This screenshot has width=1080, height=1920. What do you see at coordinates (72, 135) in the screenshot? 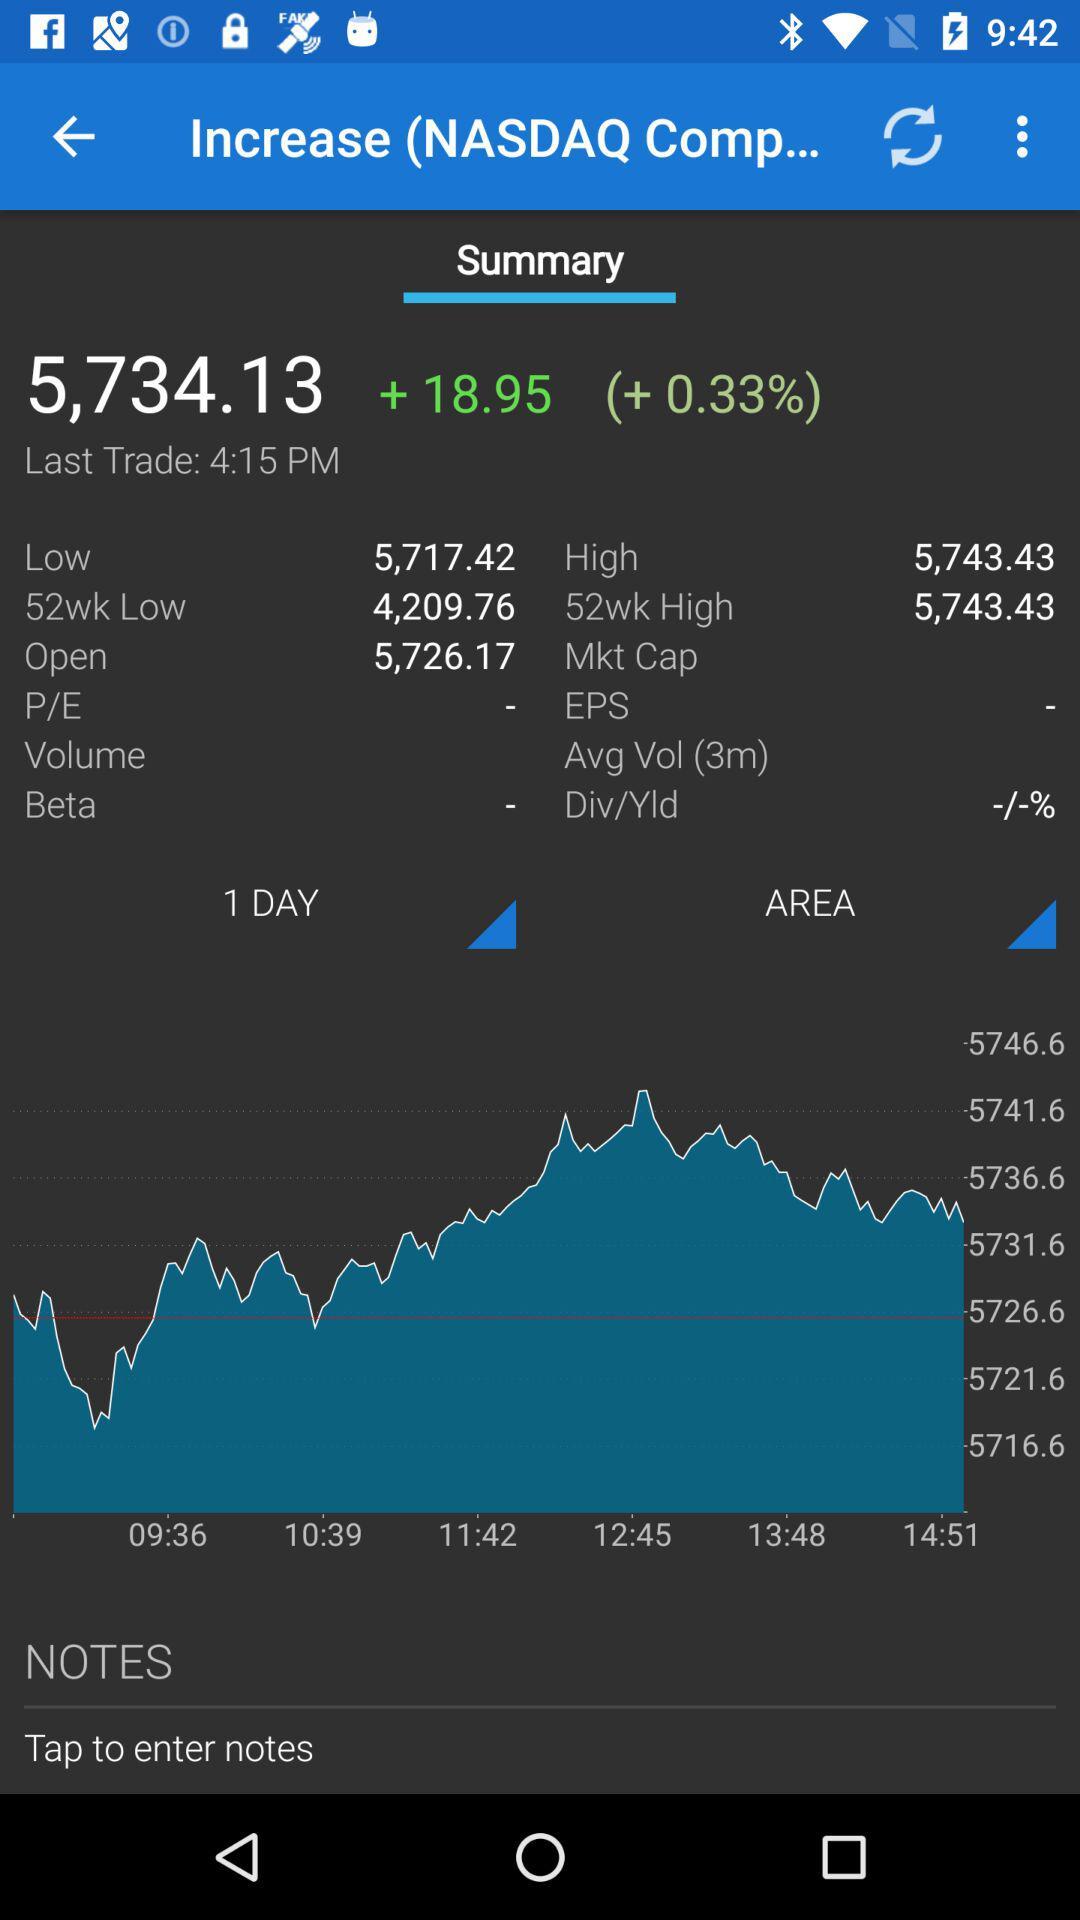
I see `item next to increase (nasdaq composite) icon` at bounding box center [72, 135].